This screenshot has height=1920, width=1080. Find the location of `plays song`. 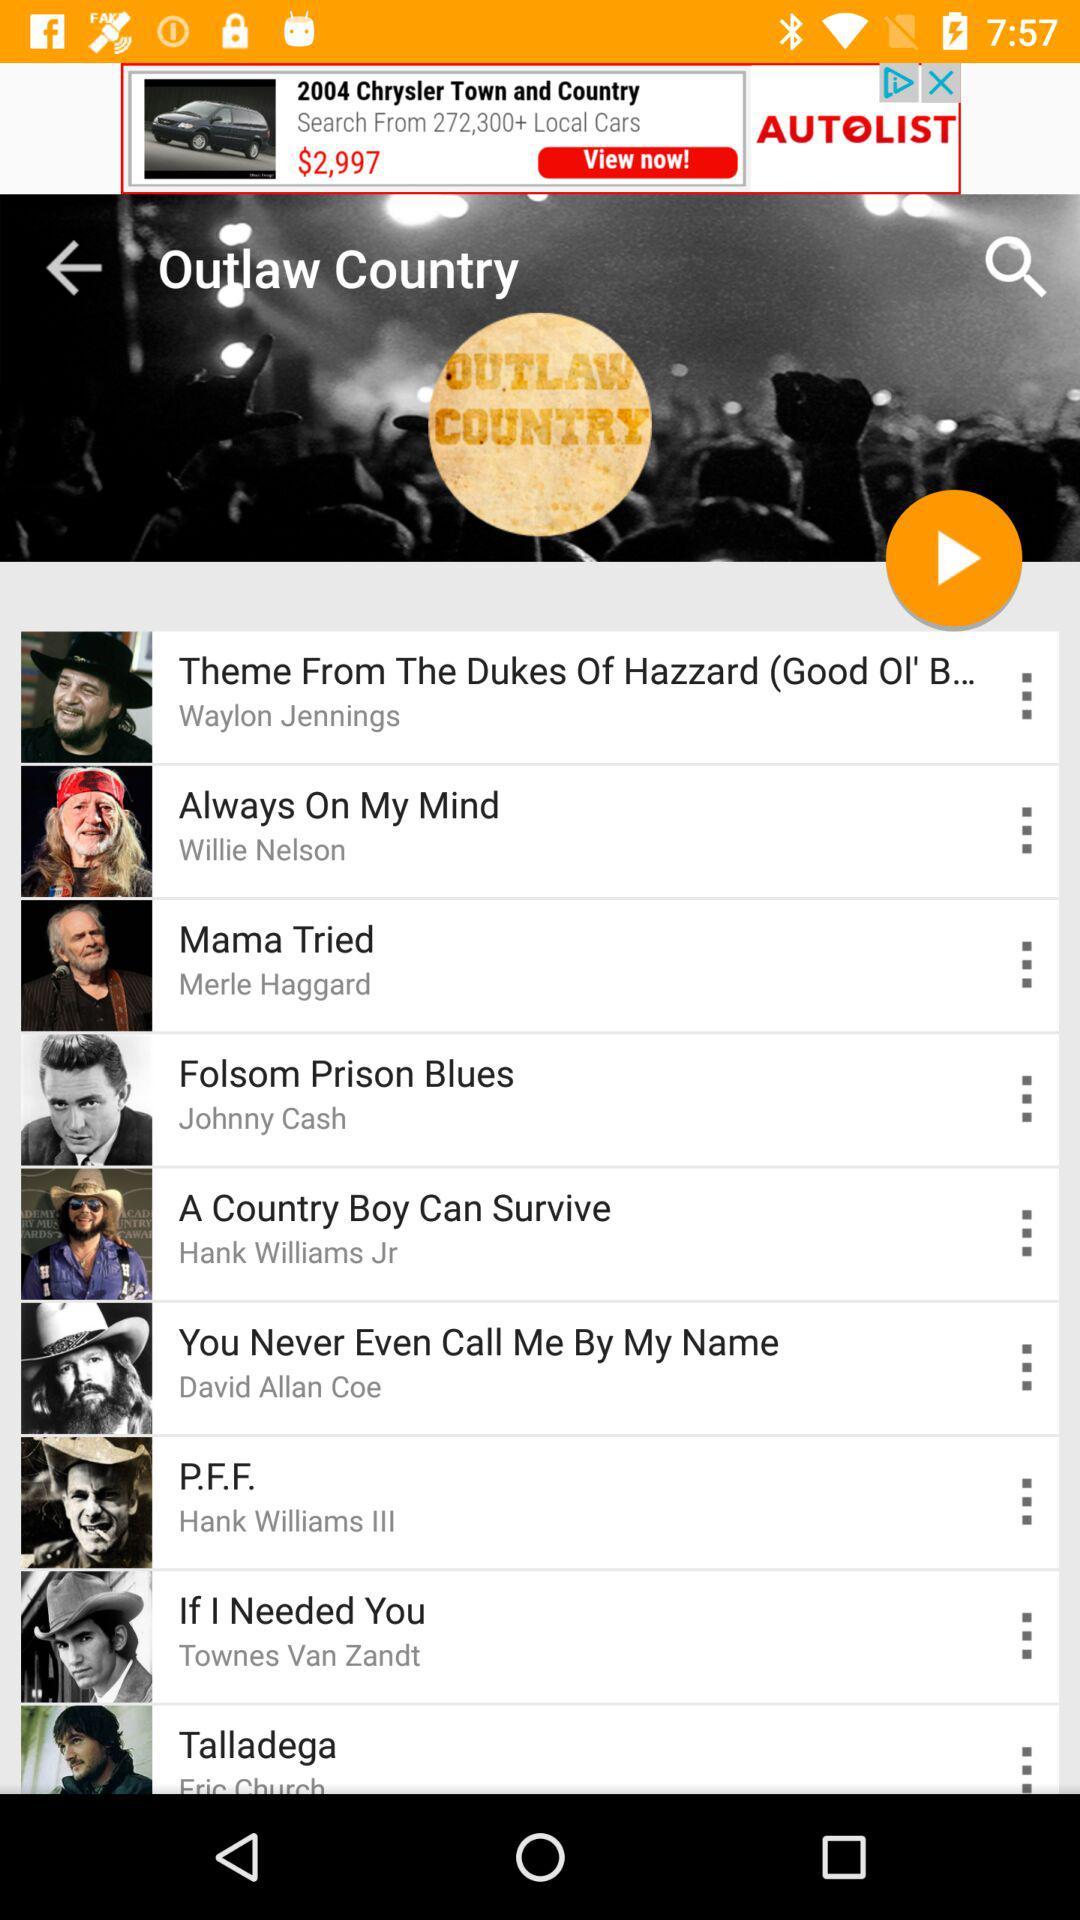

plays song is located at coordinates (952, 557).